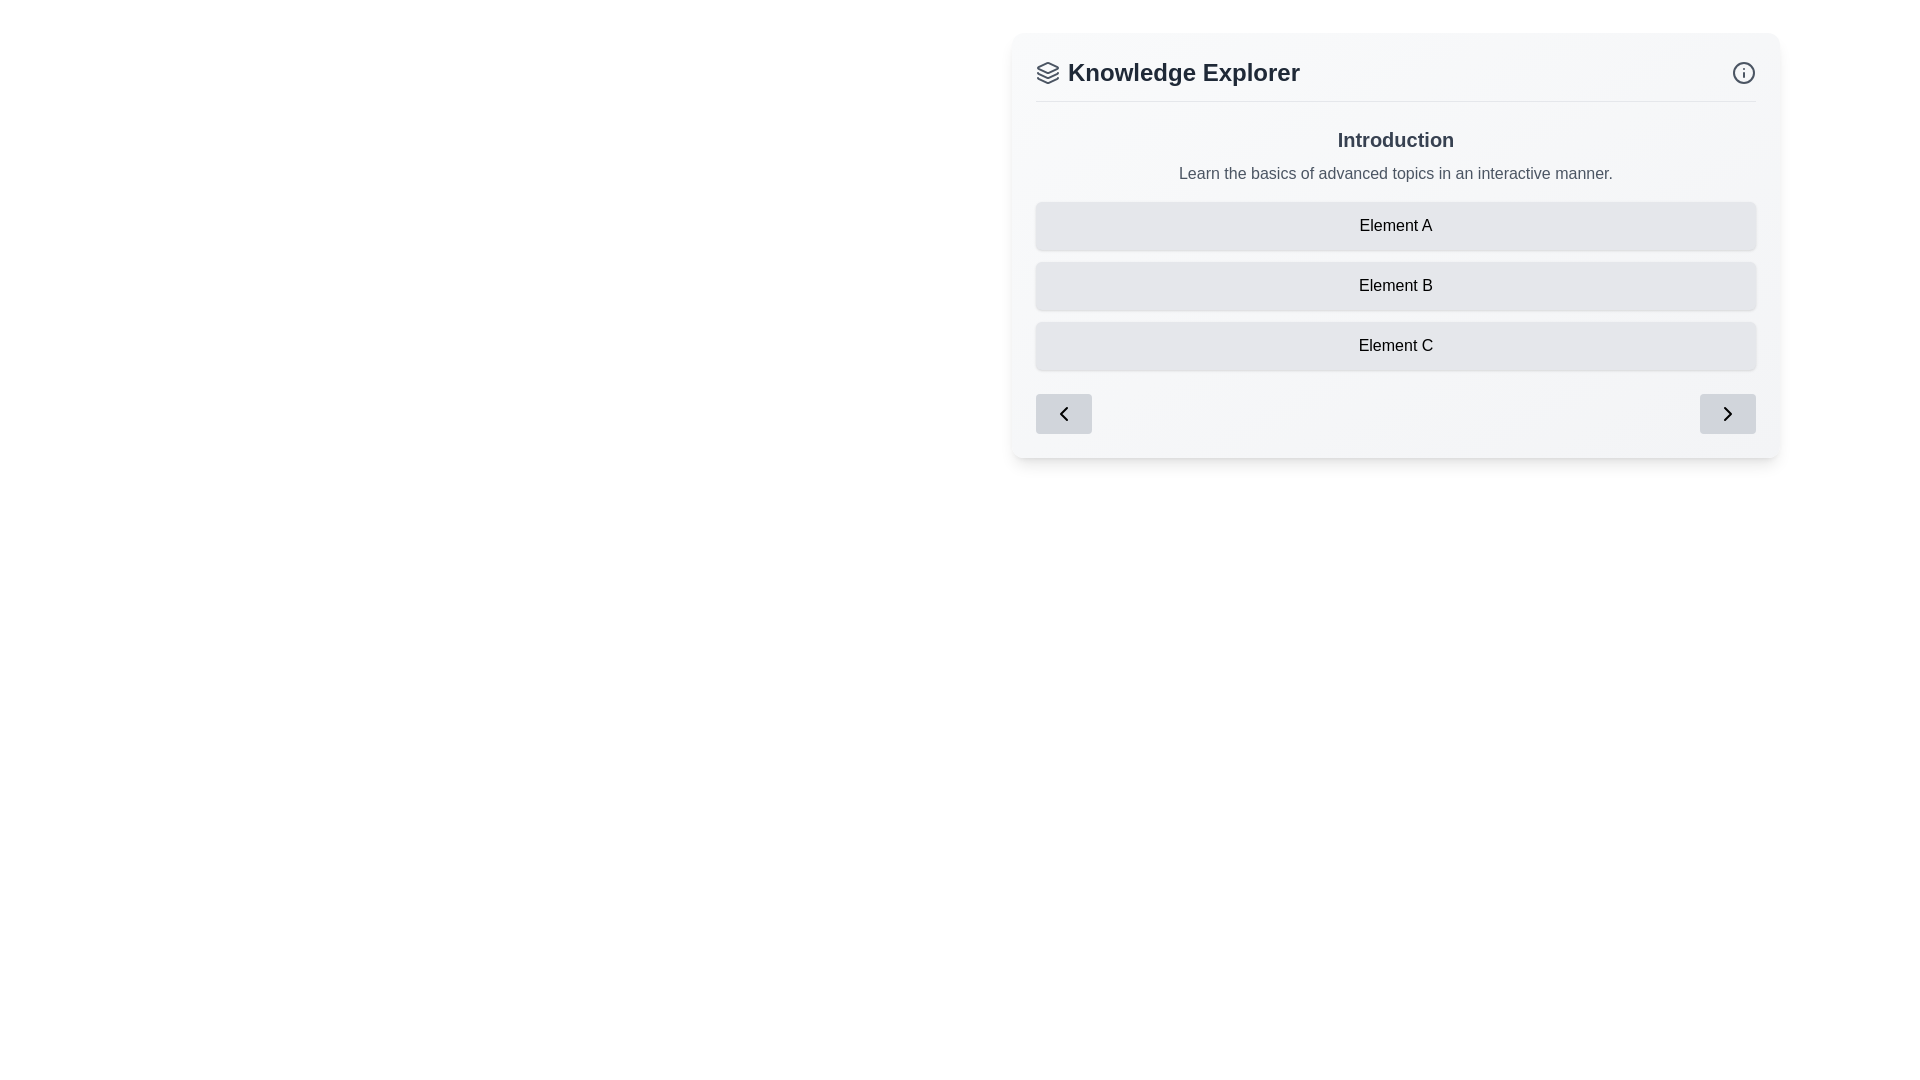 This screenshot has height=1080, width=1920. What do you see at coordinates (1167, 72) in the screenshot?
I see `'Knowledge Explorer' TextLabel element, which features bold, large gray text and is located in the upper-left corner of the content card, for additional information` at bounding box center [1167, 72].